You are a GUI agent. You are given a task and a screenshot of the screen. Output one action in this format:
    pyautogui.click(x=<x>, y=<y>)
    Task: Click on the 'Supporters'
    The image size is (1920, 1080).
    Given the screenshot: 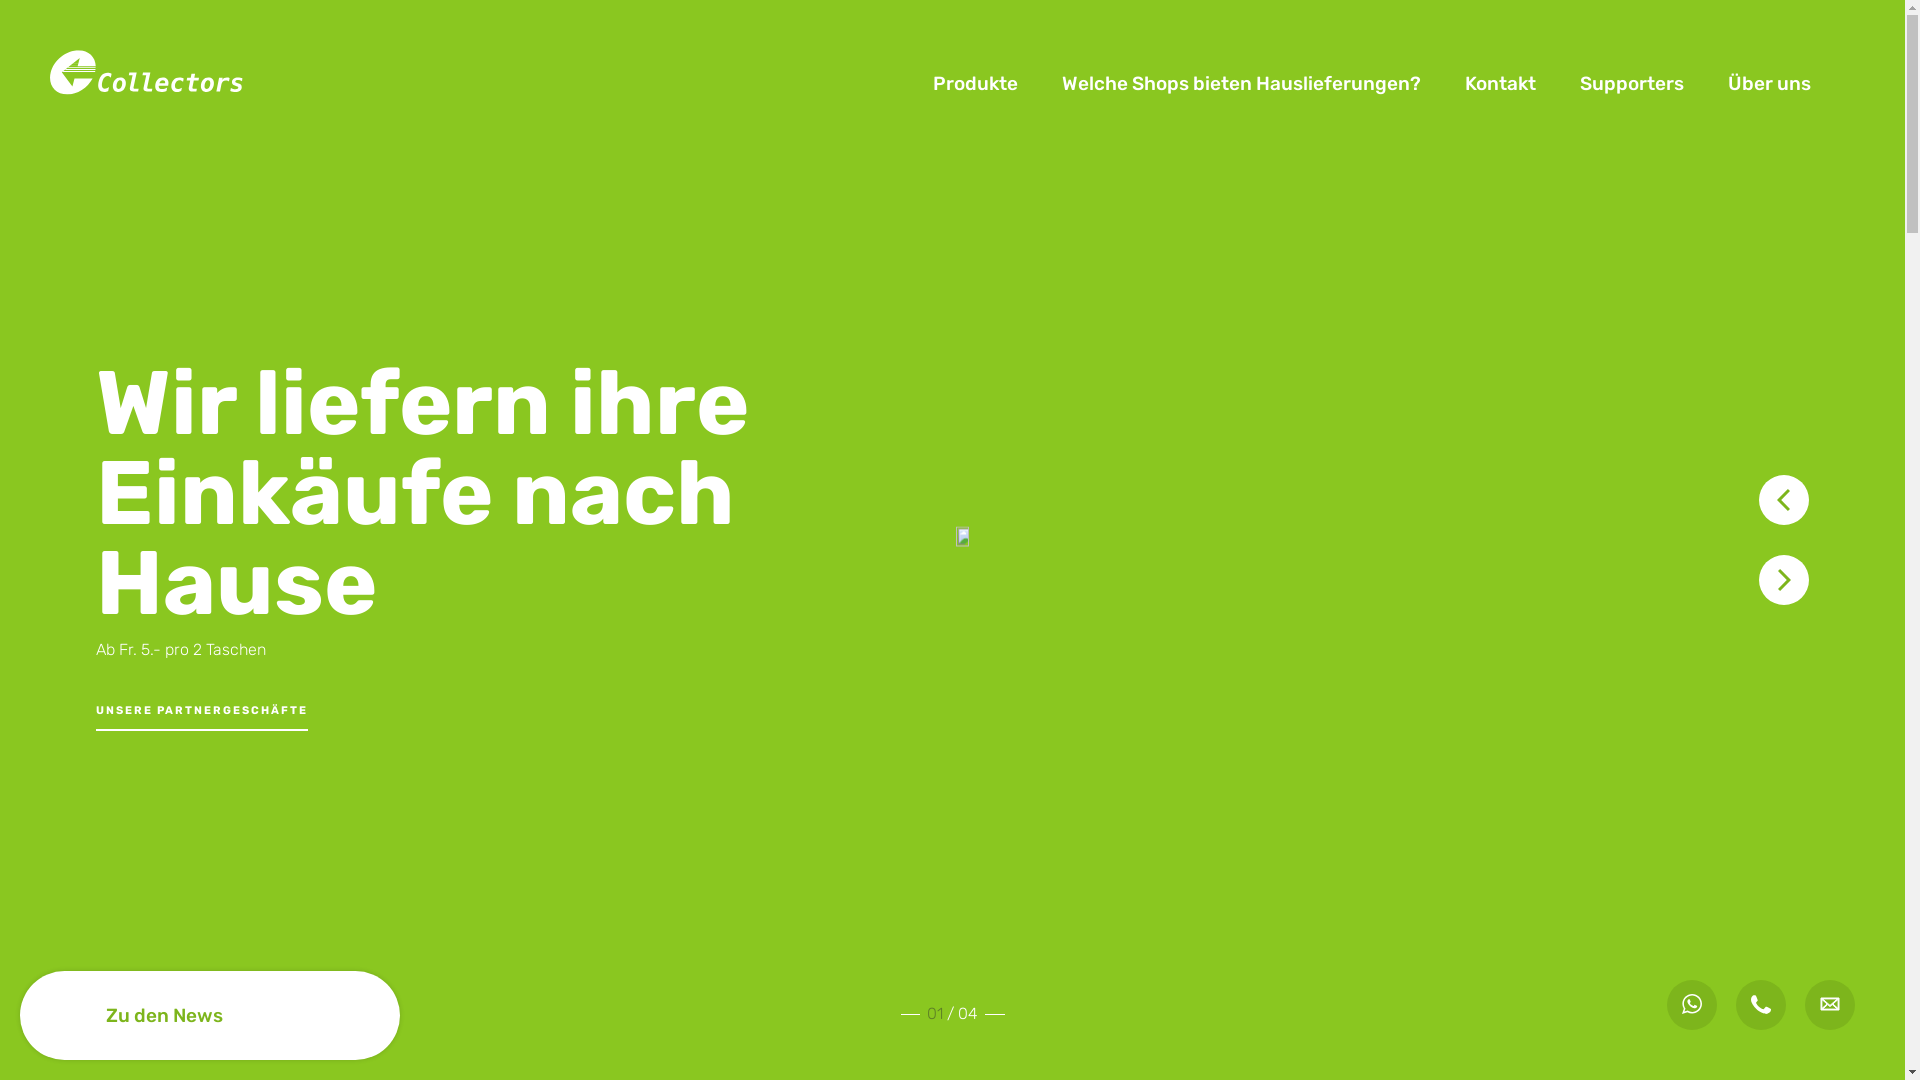 What is the action you would take?
    pyautogui.click(x=1632, y=83)
    